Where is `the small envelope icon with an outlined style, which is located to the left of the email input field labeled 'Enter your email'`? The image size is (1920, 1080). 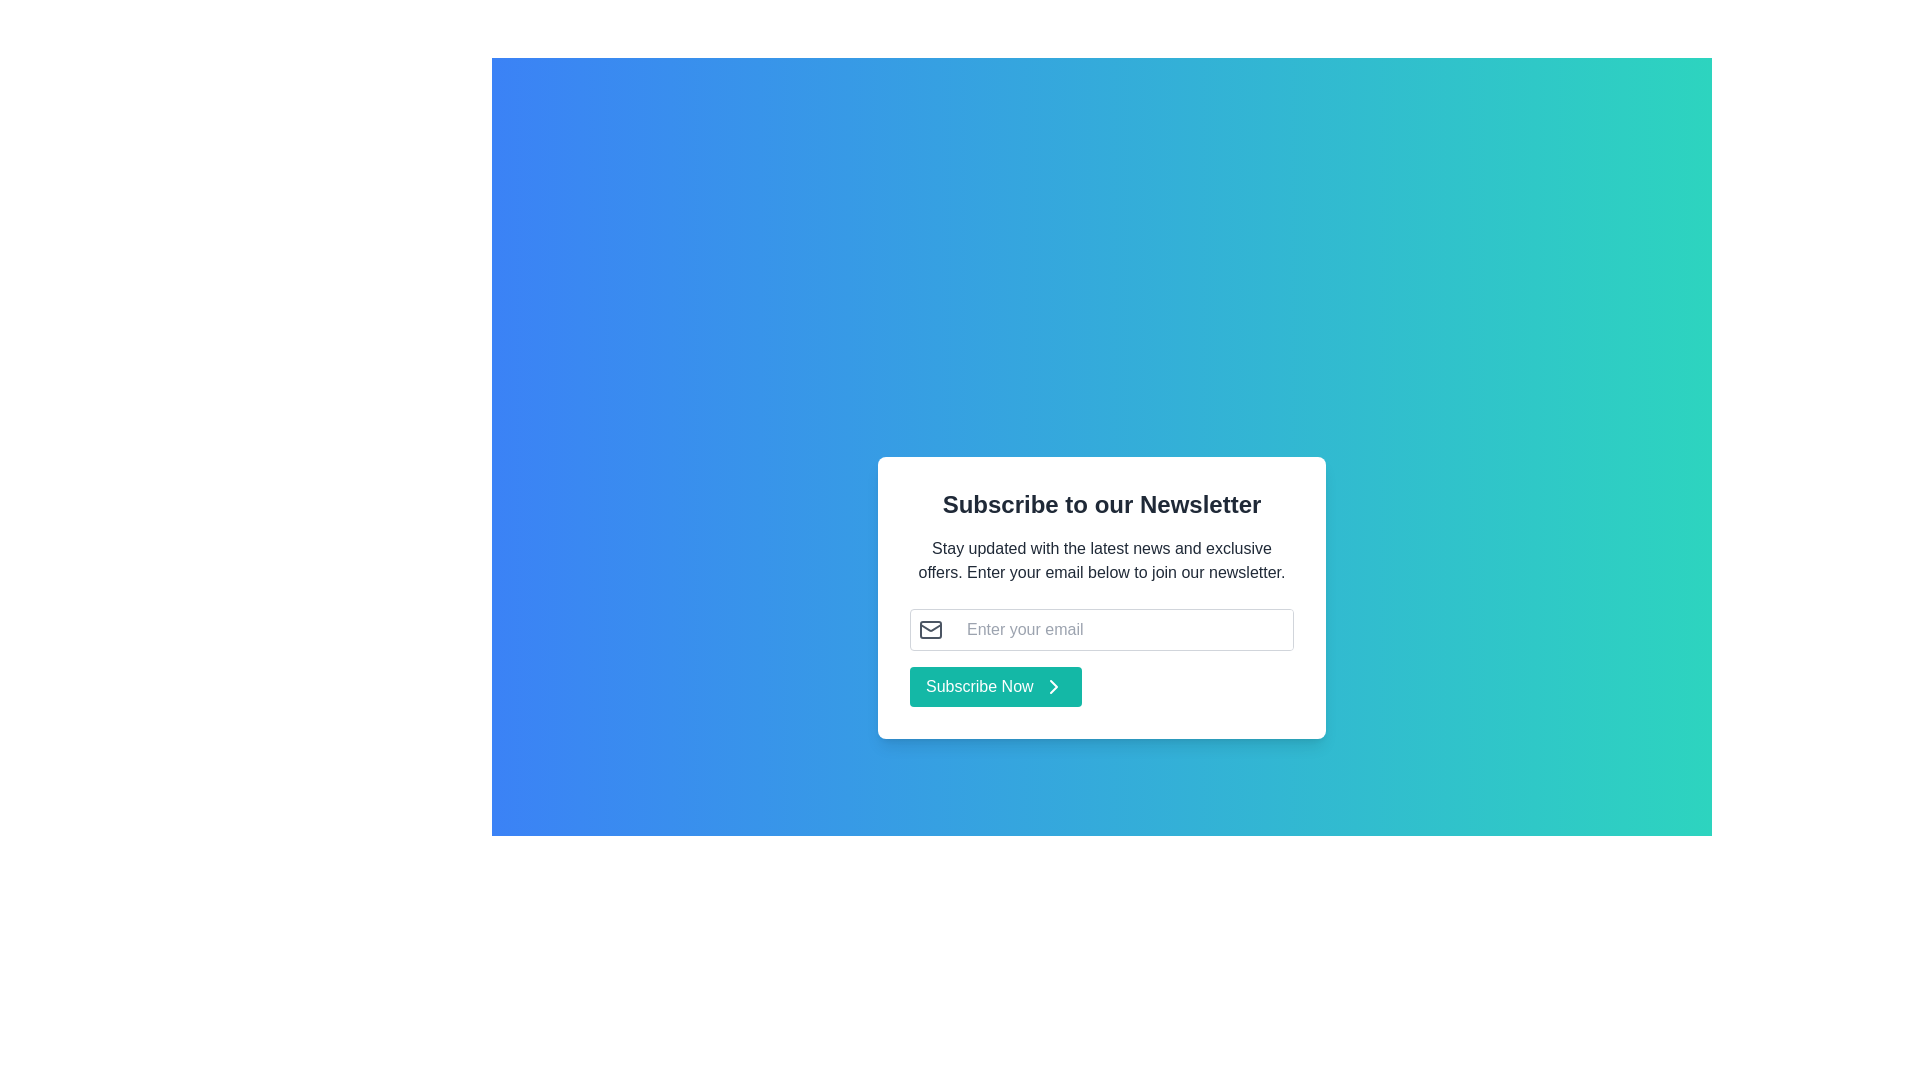
the small envelope icon with an outlined style, which is located to the left of the email input field labeled 'Enter your email' is located at coordinates (930, 628).